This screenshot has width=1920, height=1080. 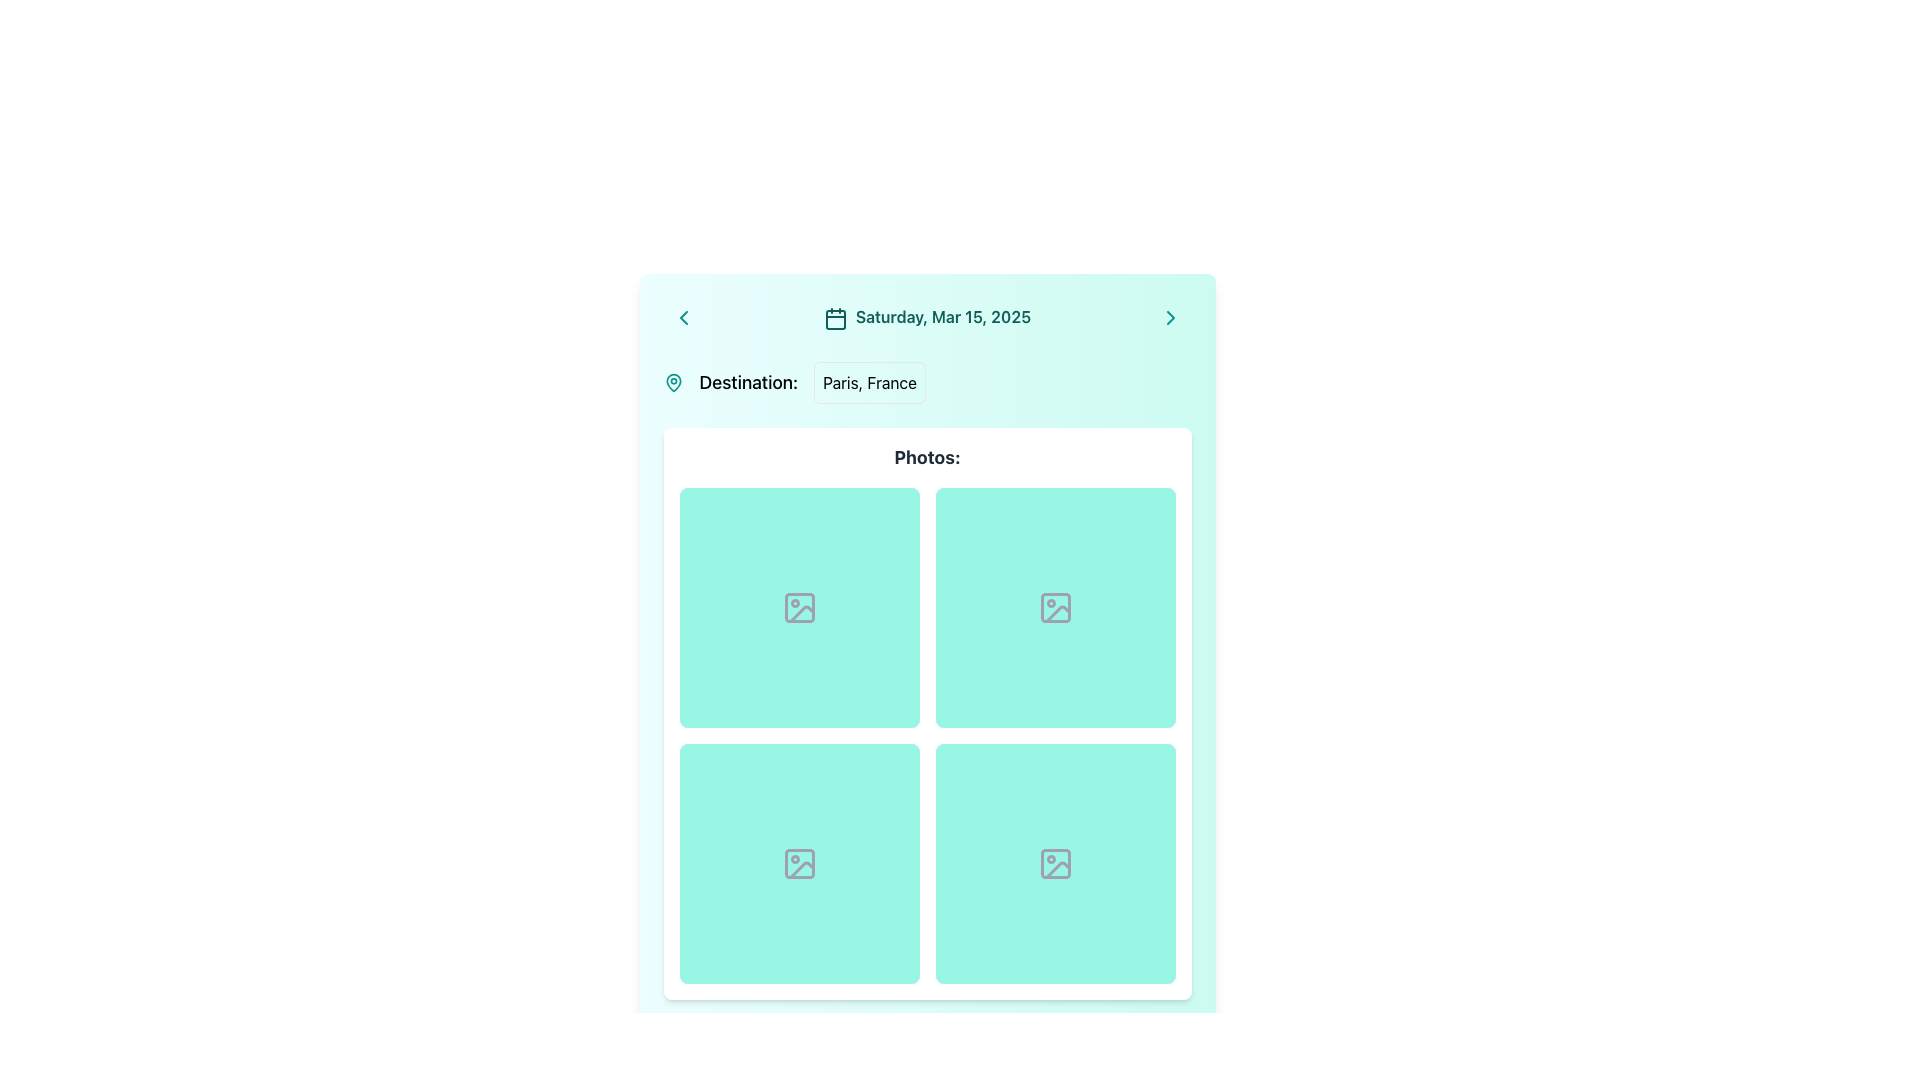 I want to click on the SVG rectangle that serves as the visual boundary for the calendar icon, located at the top center of the interface, slightly left of the main date text, so click(x=835, y=318).